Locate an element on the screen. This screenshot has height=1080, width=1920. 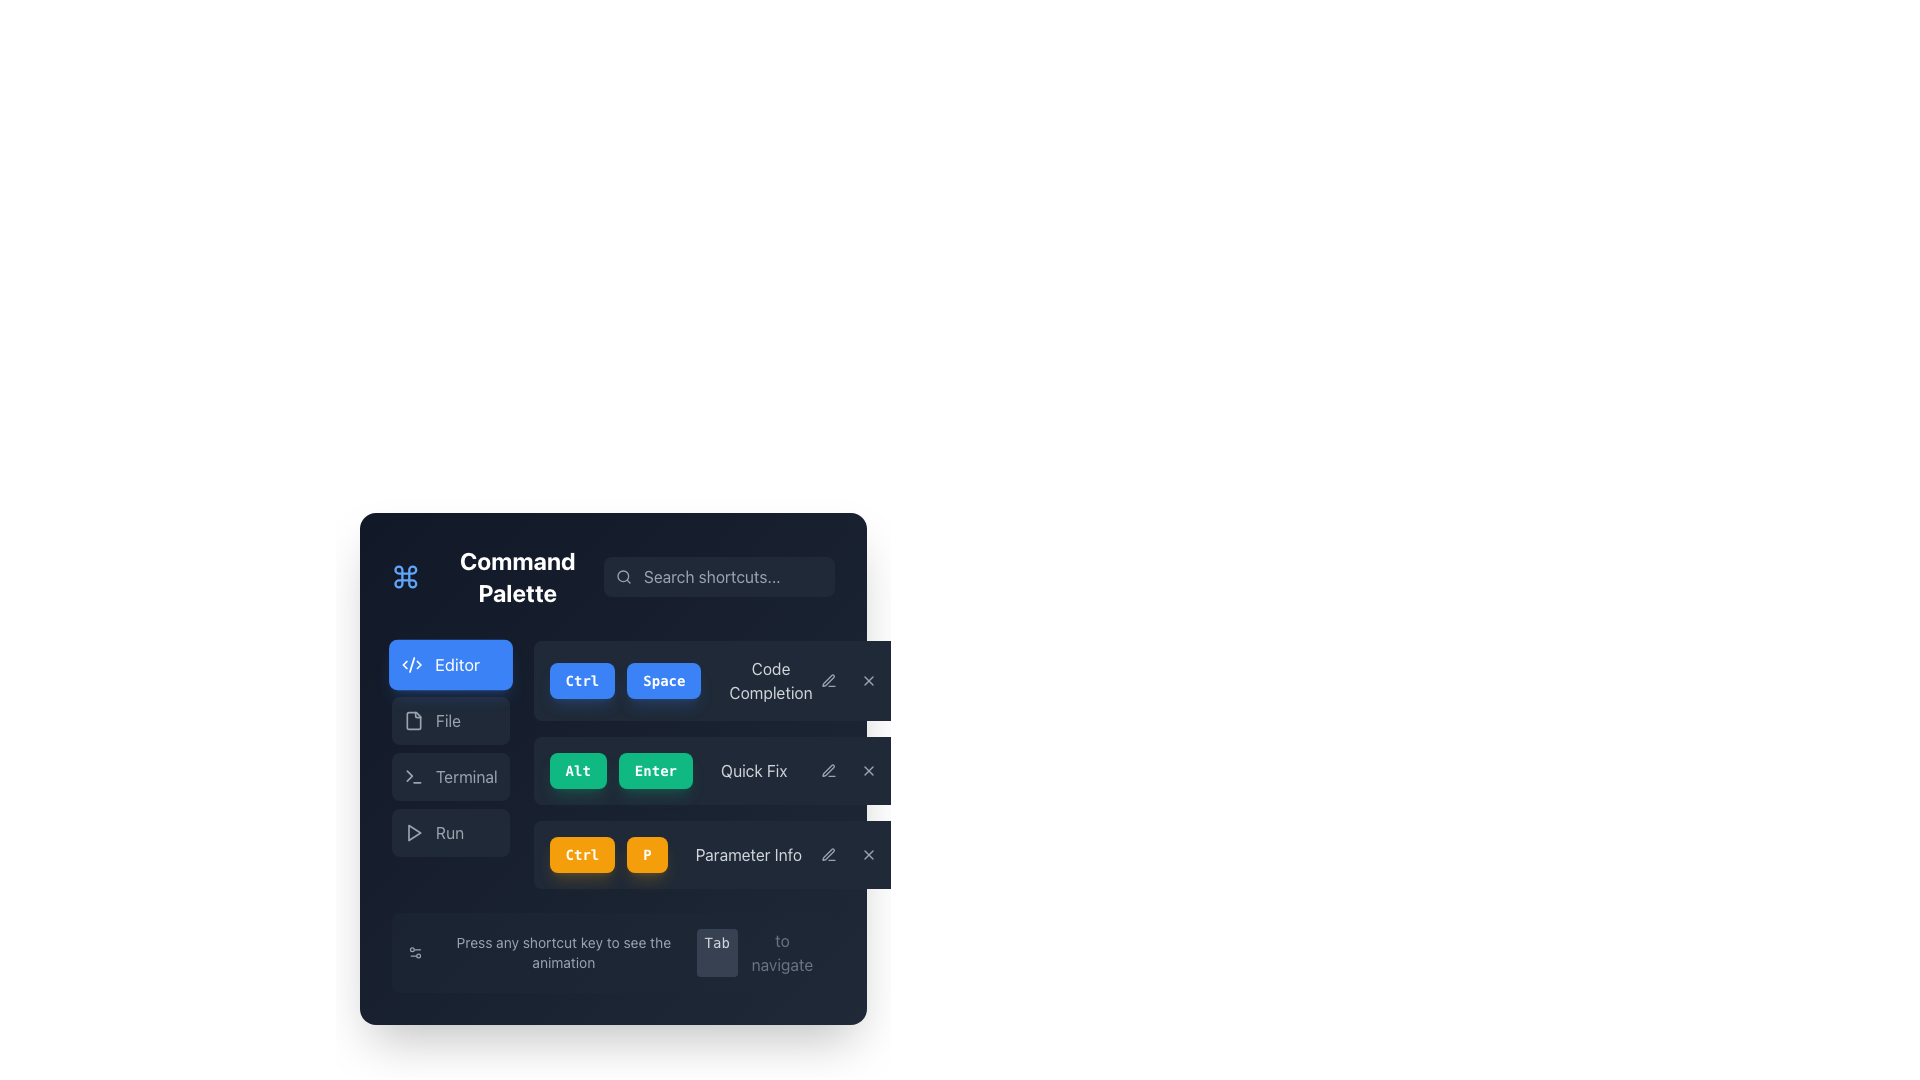
the code icon, which features arrows and a slanted line against a blue background is located at coordinates (411, 664).